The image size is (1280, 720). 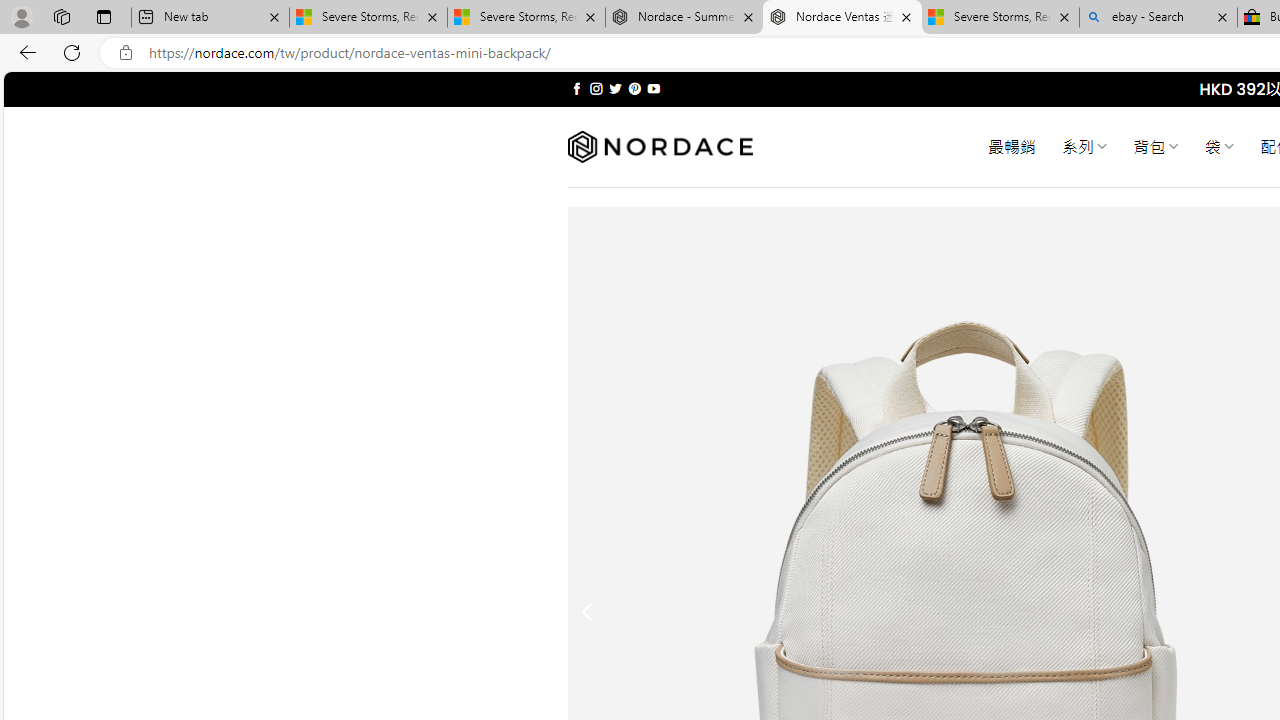 What do you see at coordinates (1158, 17) in the screenshot?
I see `'ebay - Search'` at bounding box center [1158, 17].